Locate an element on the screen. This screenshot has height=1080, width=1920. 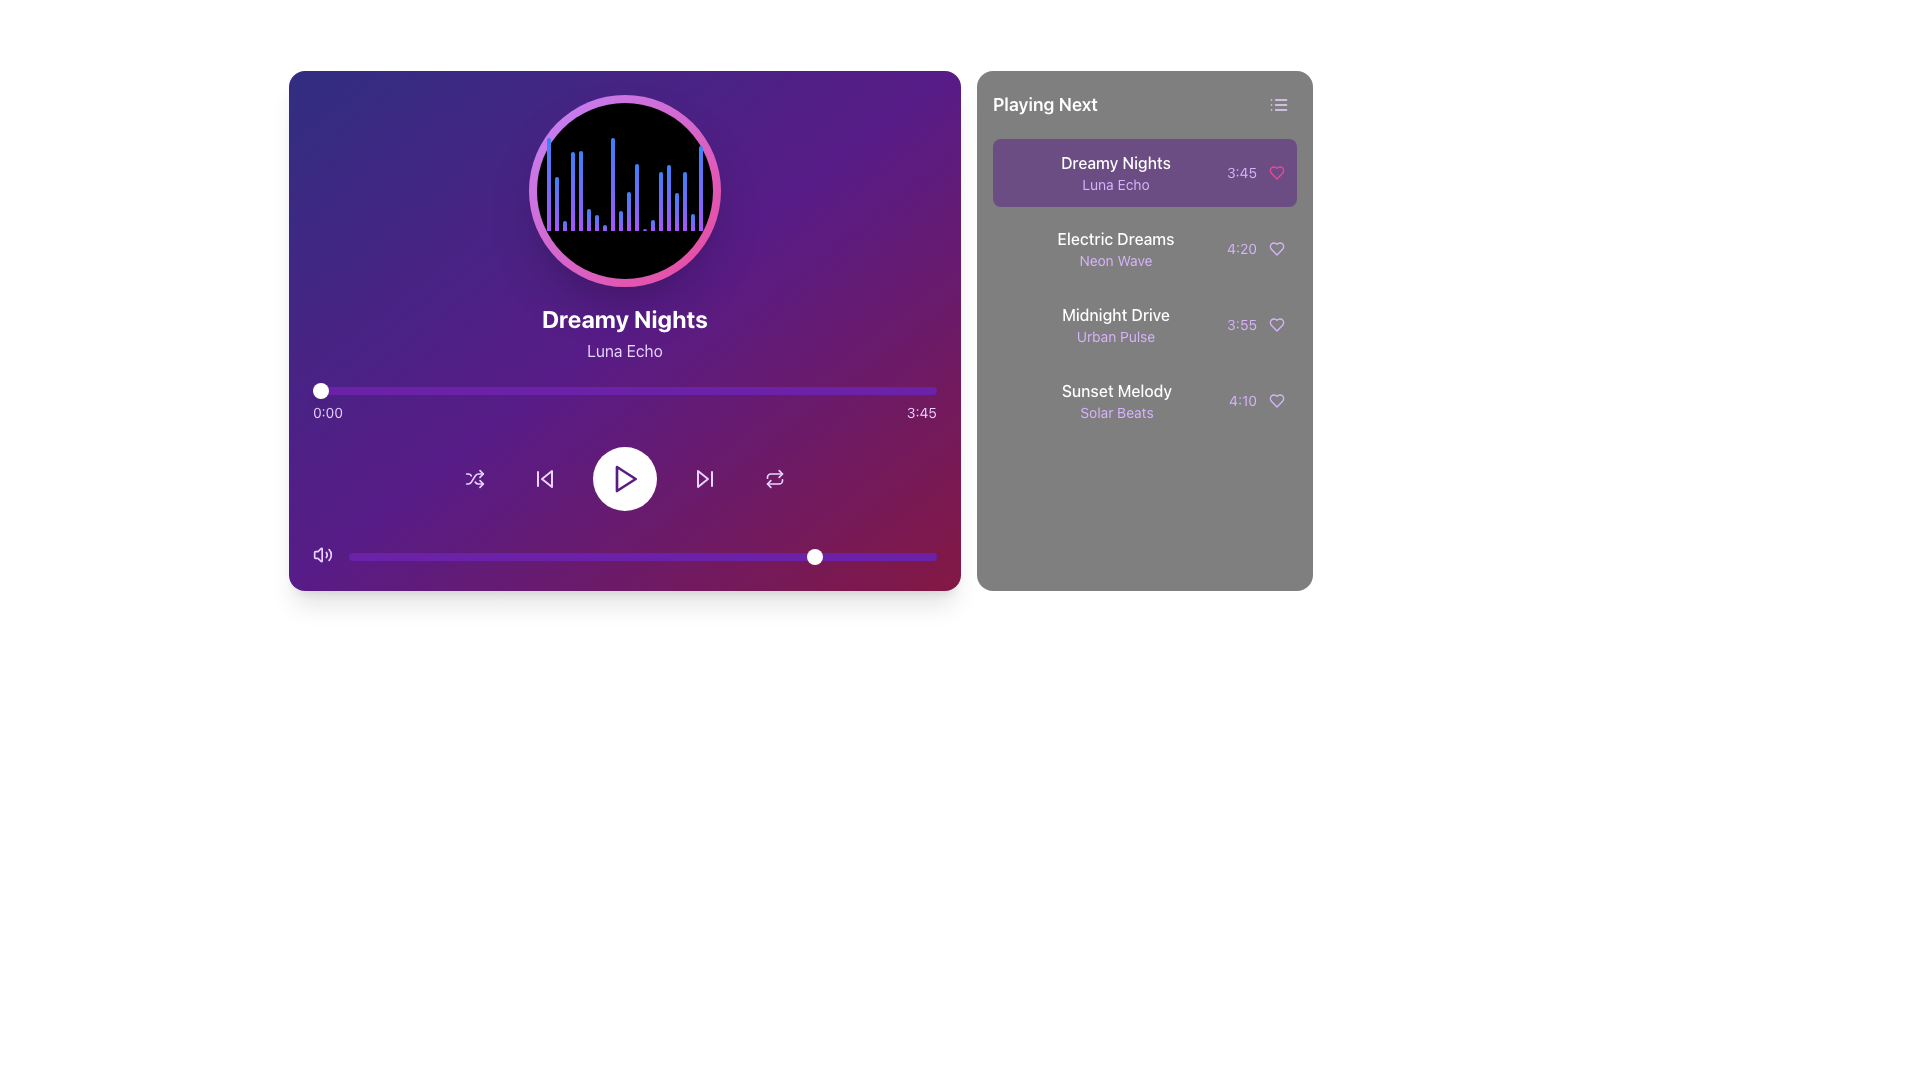
the text label that reads 'Dreamy Nights' in the 'Playing Next' section, which is styled with a white font on a purple background is located at coordinates (1114, 161).